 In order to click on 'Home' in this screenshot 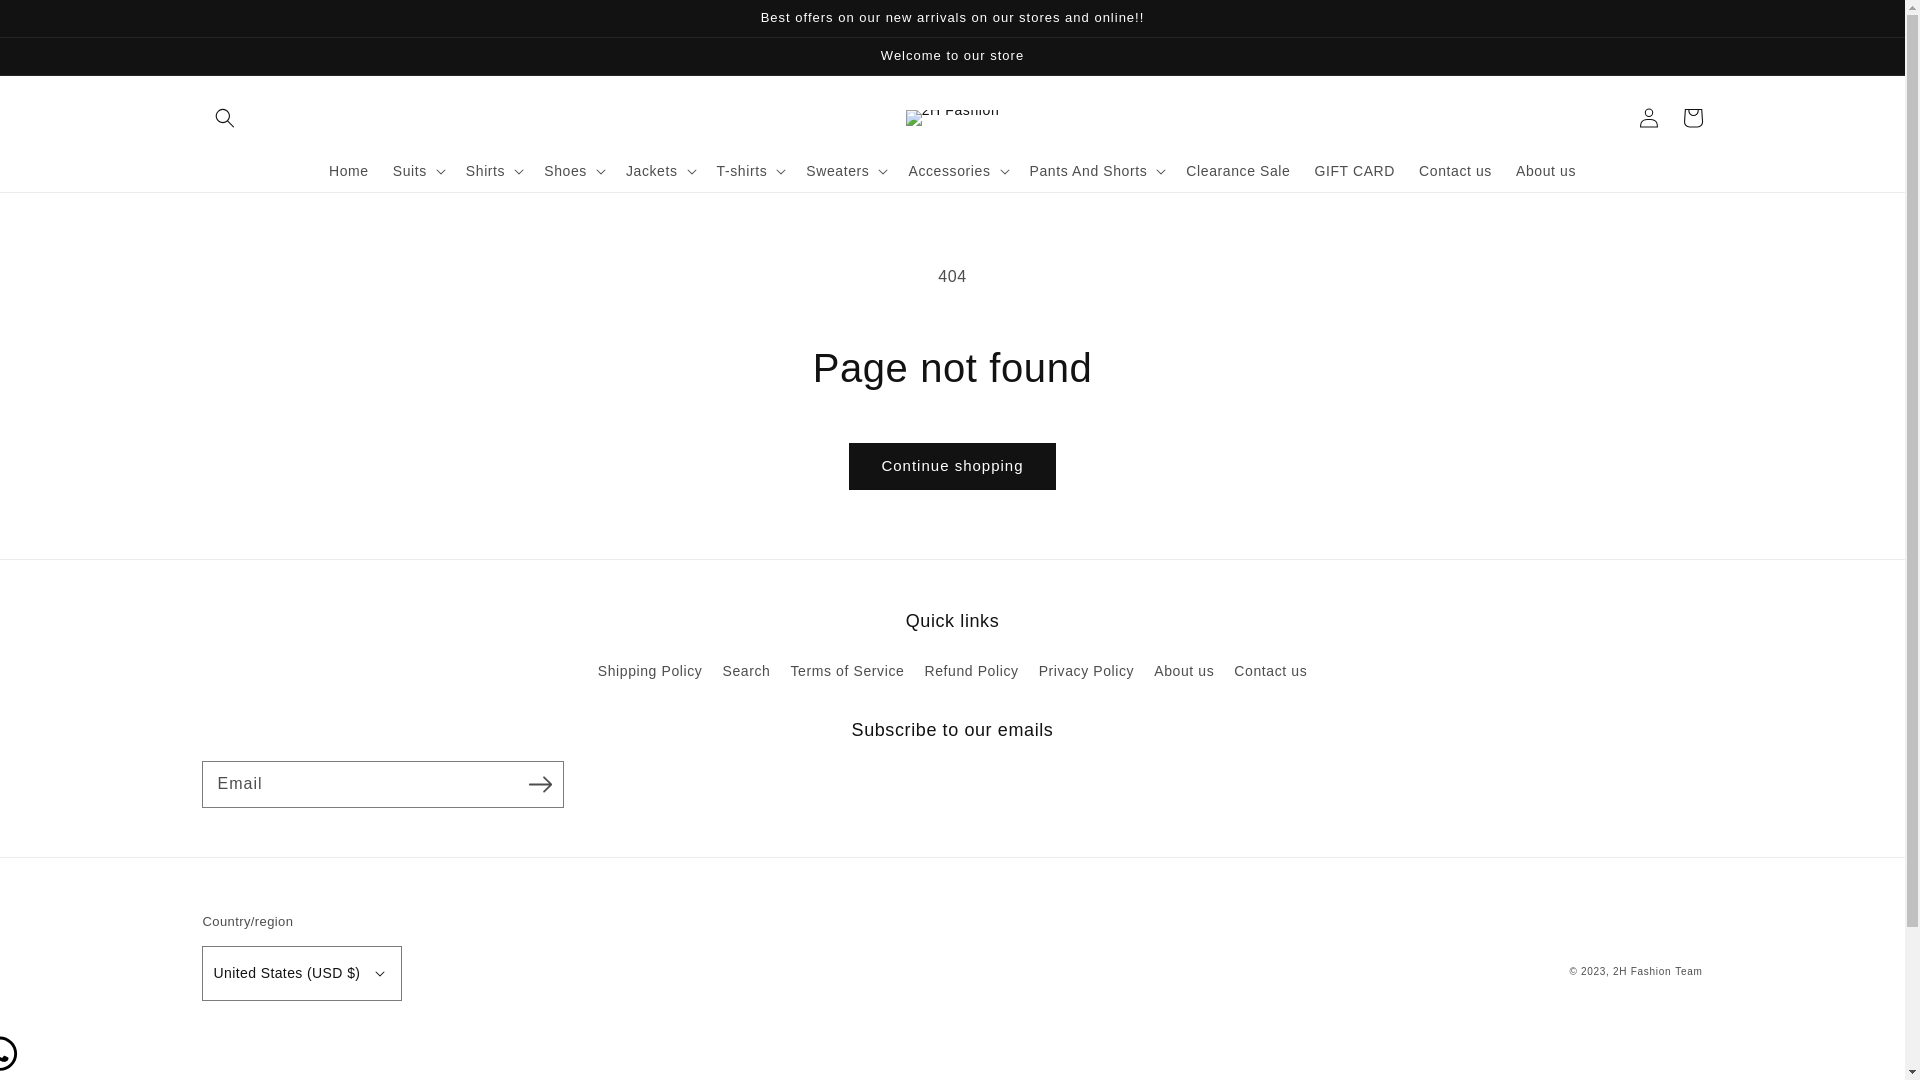, I will do `click(349, 169)`.